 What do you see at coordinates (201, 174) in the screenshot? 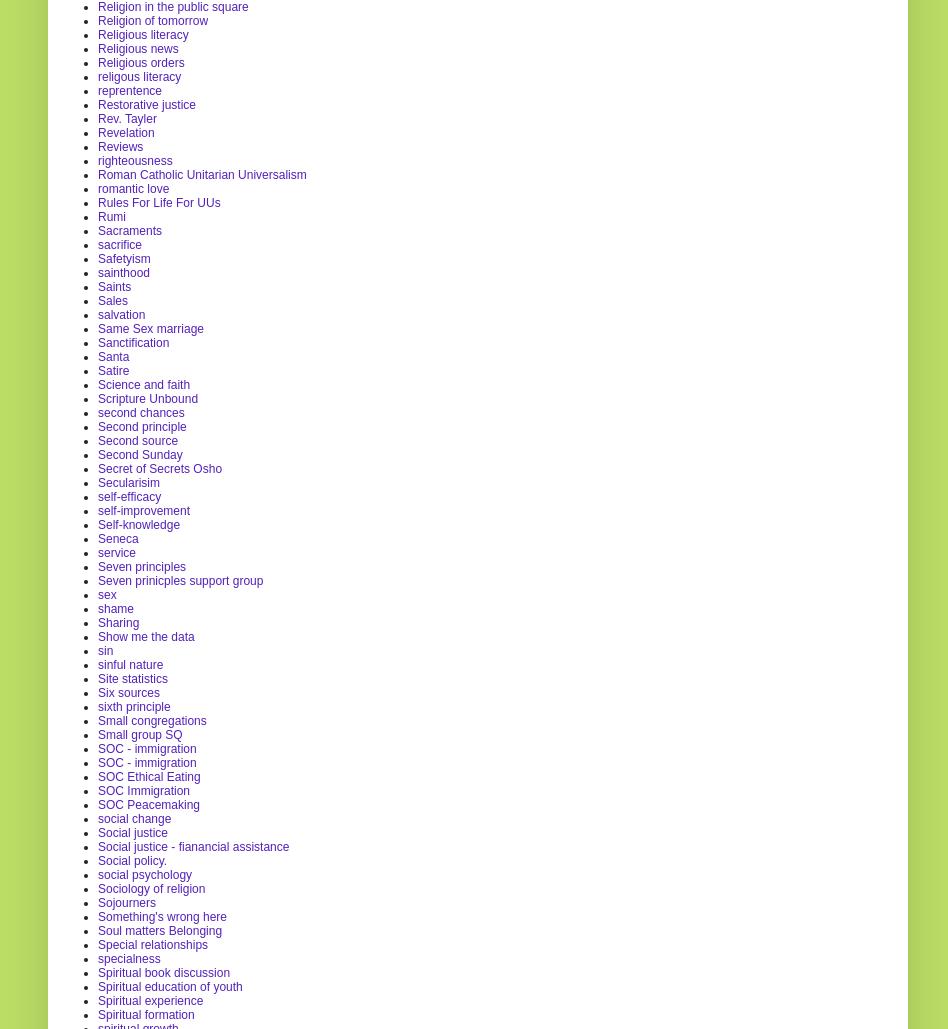
I see `'Roman Catholic Unitarian Universalism'` at bounding box center [201, 174].